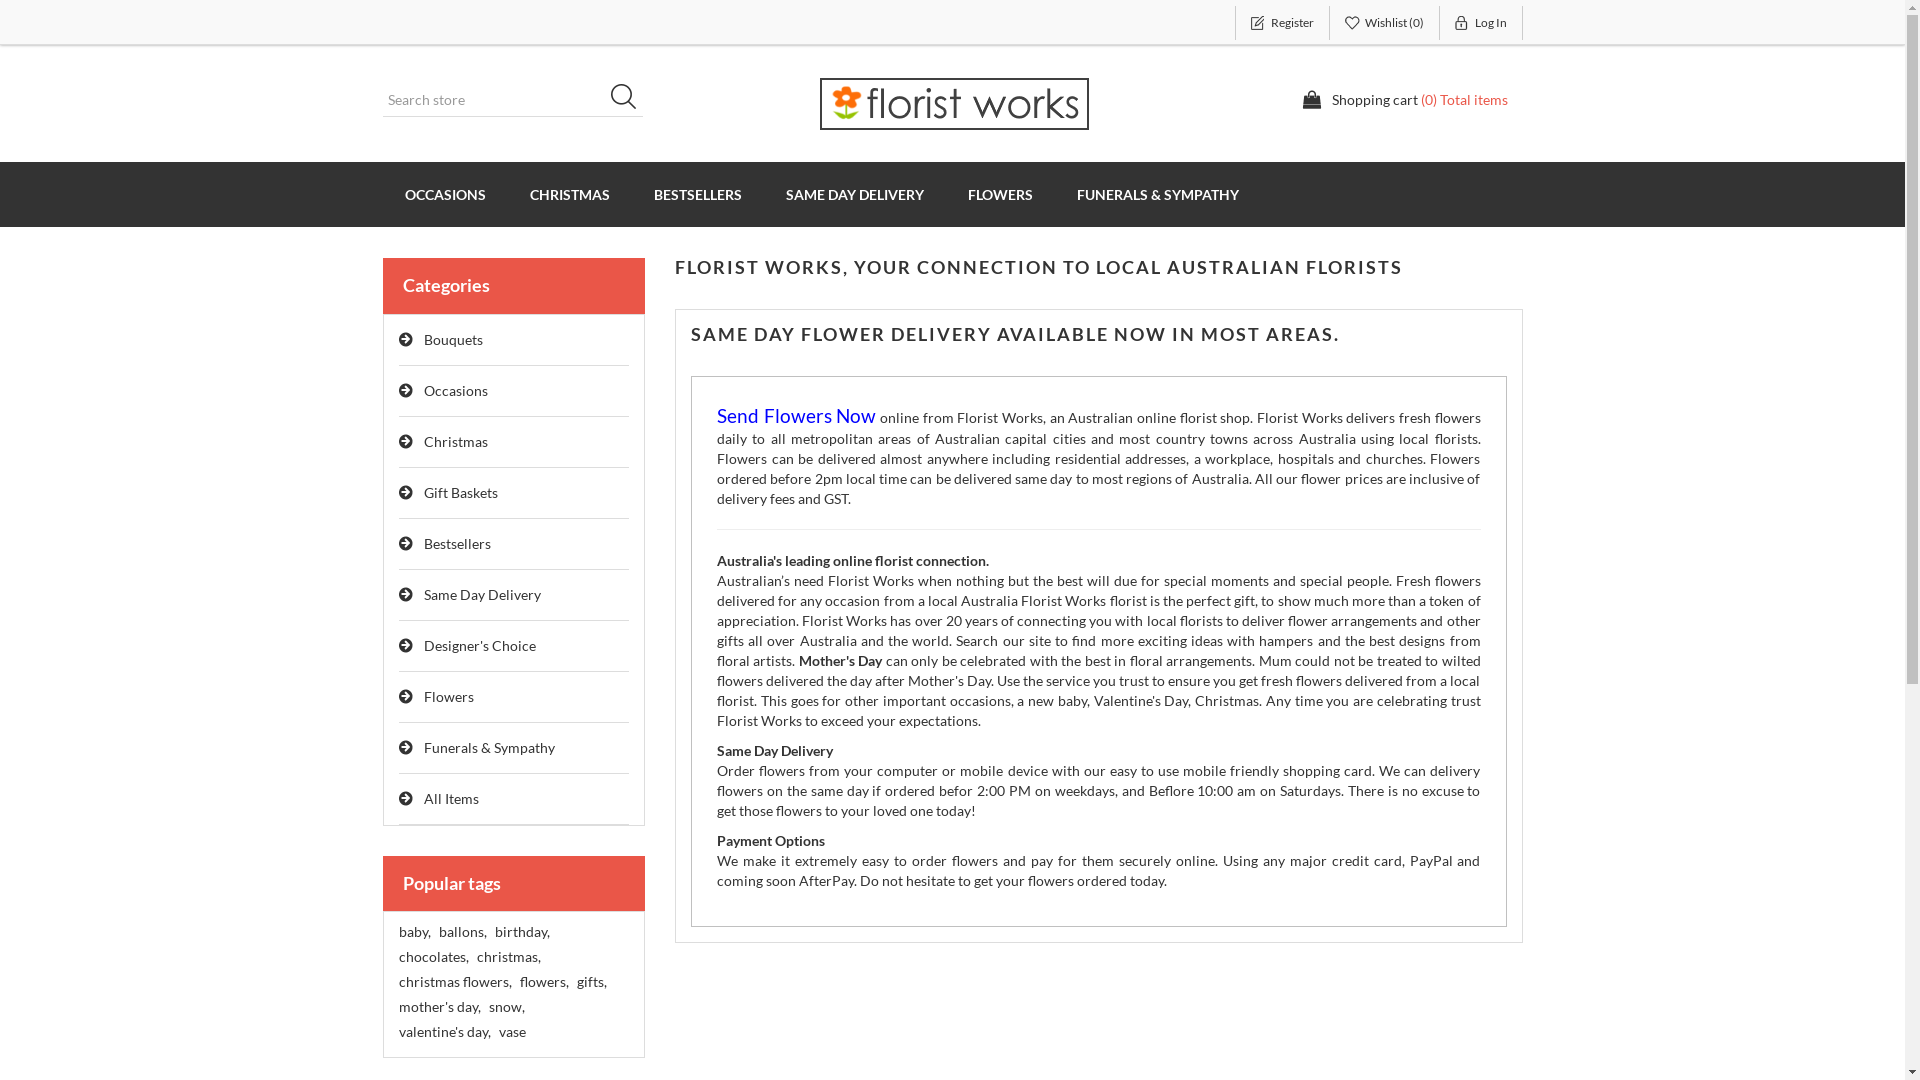  I want to click on 'christmas flowers,', so click(398, 981).